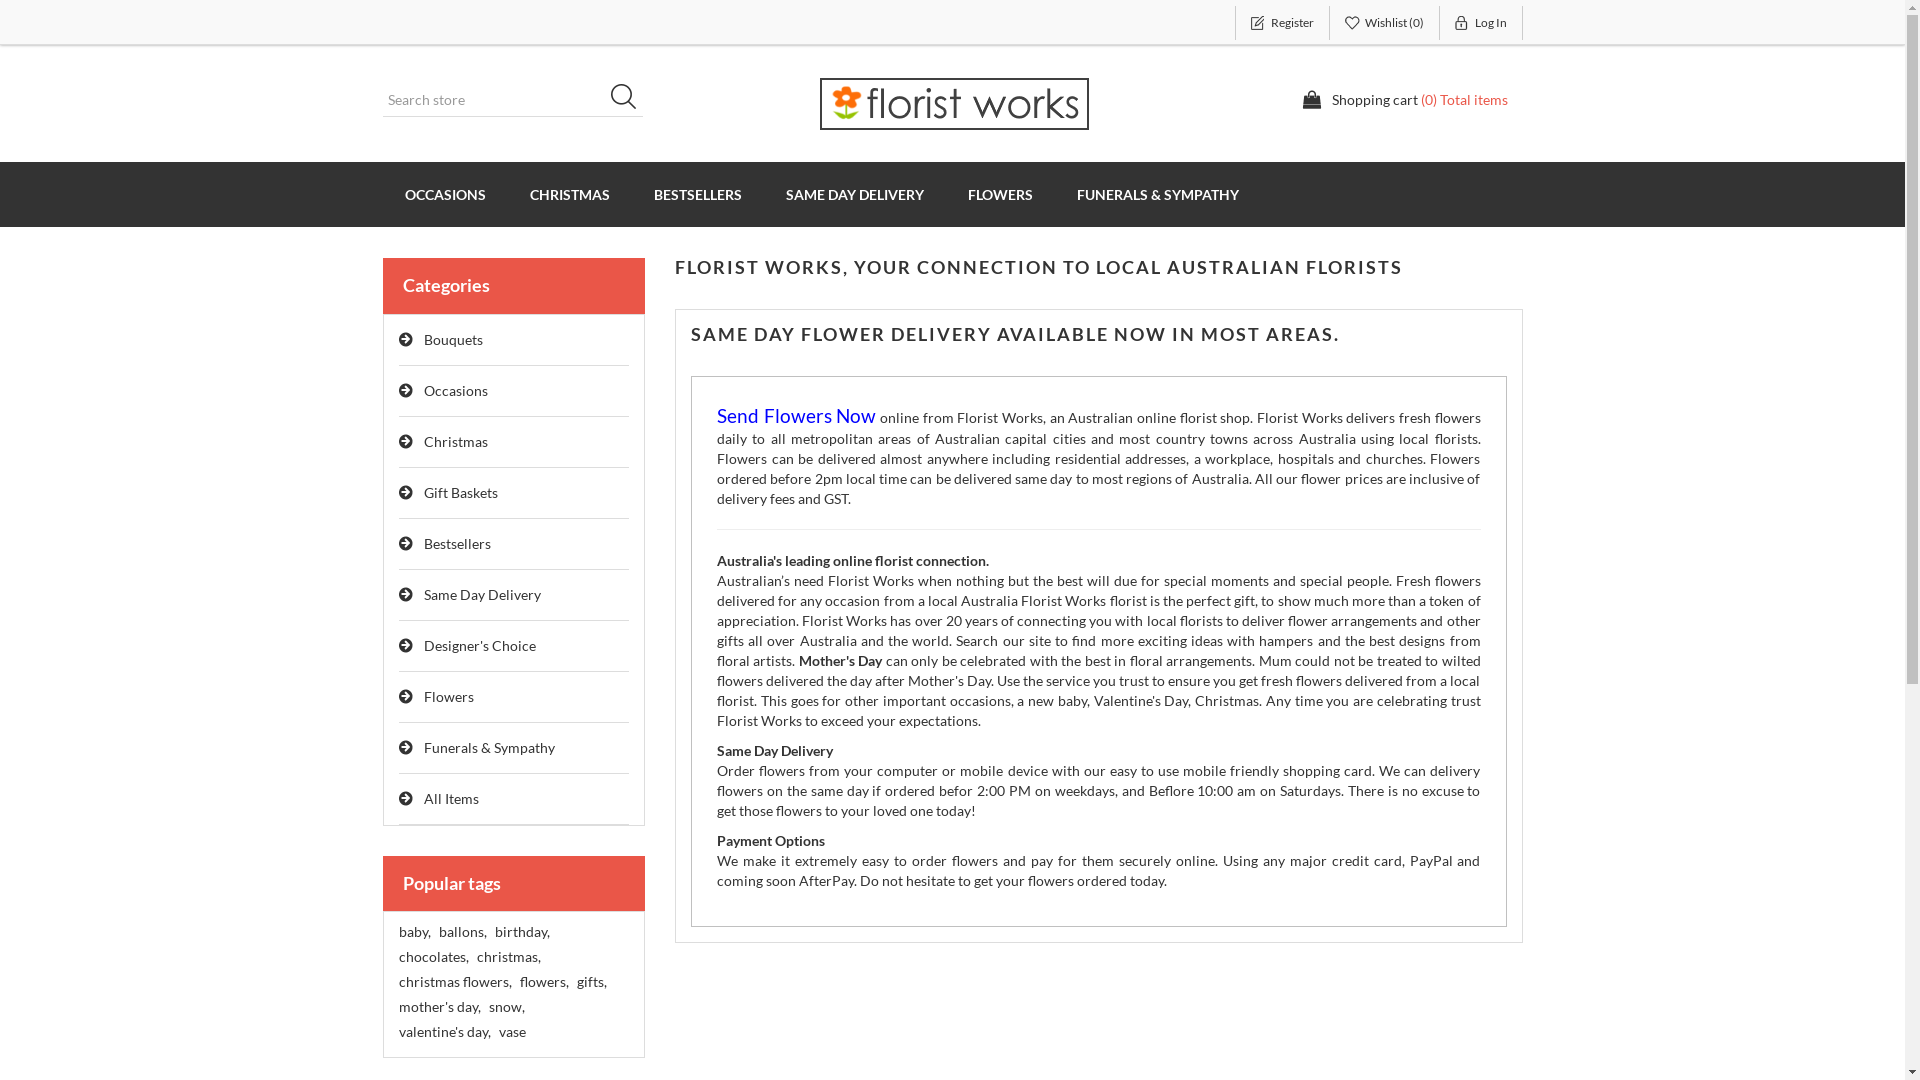  I want to click on 'christmas flowers,', so click(398, 981).